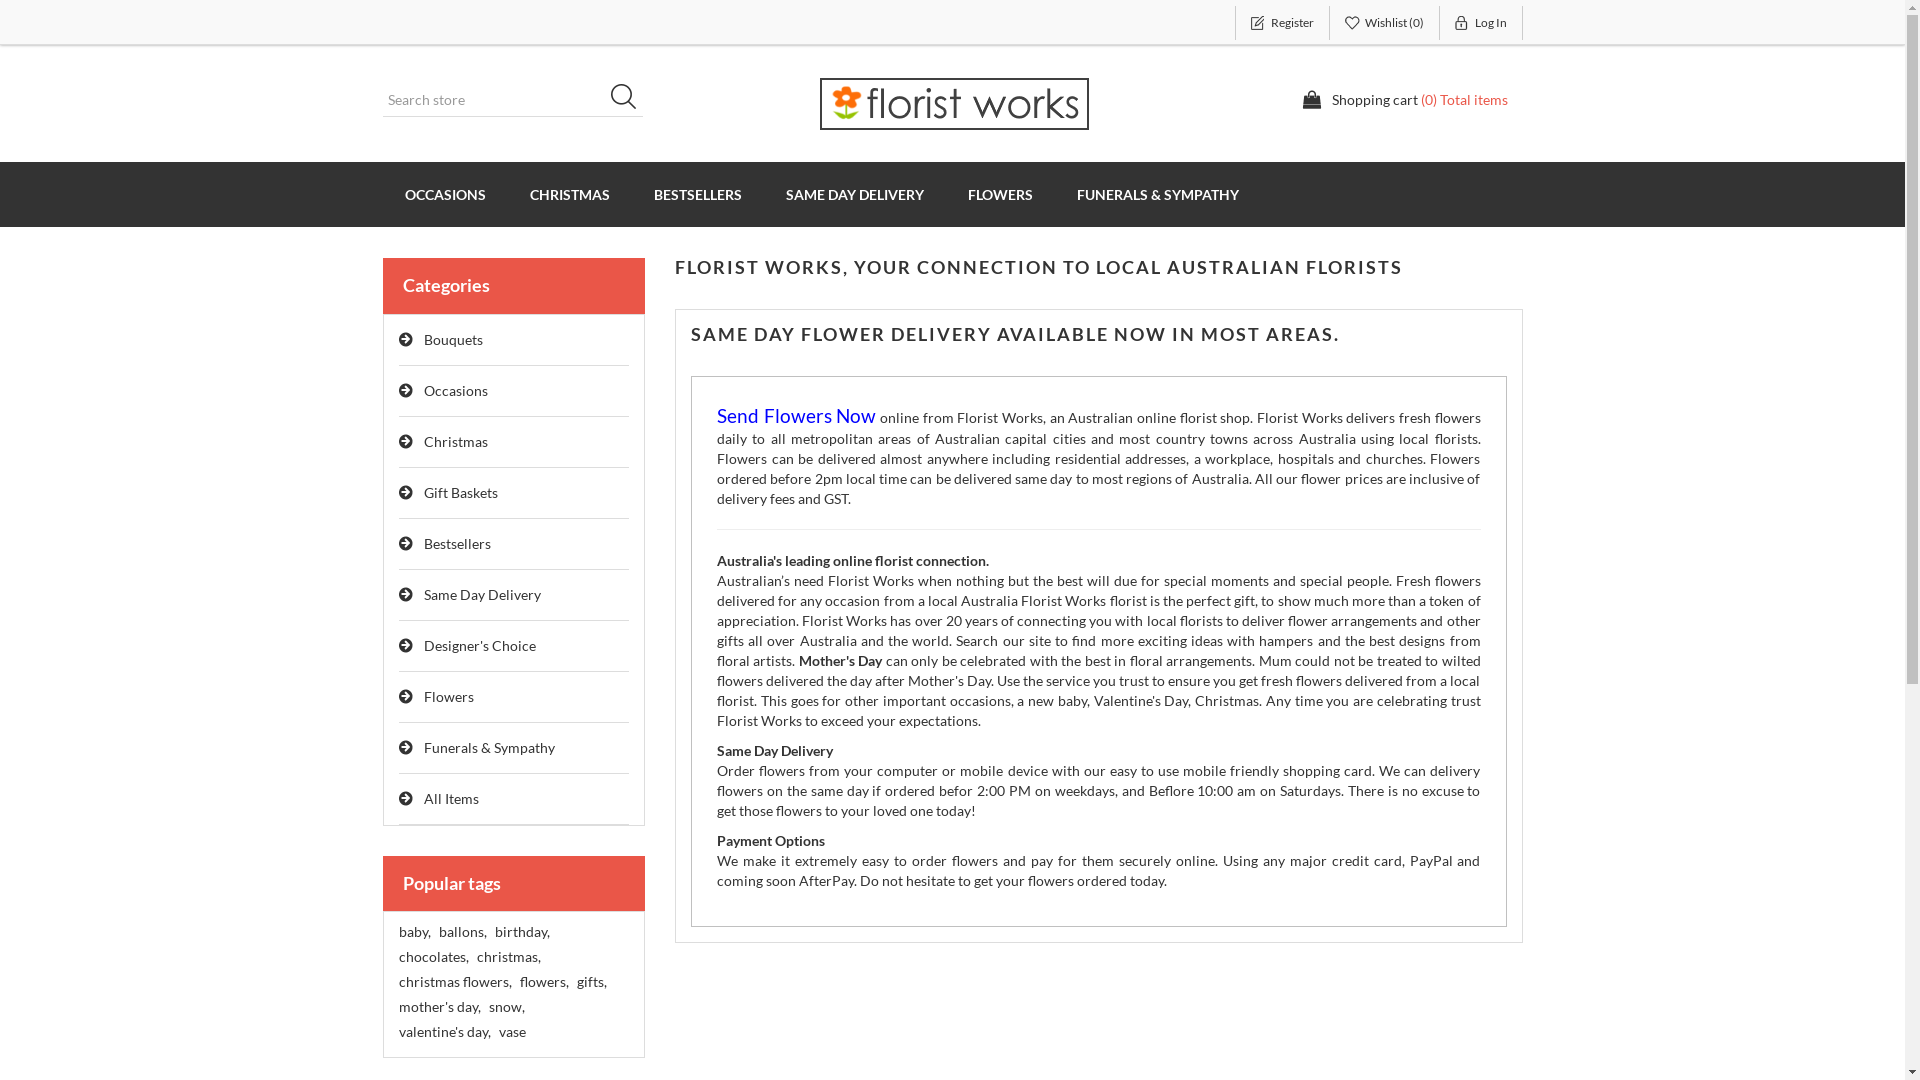  I want to click on 'christmas flowers,', so click(398, 981).